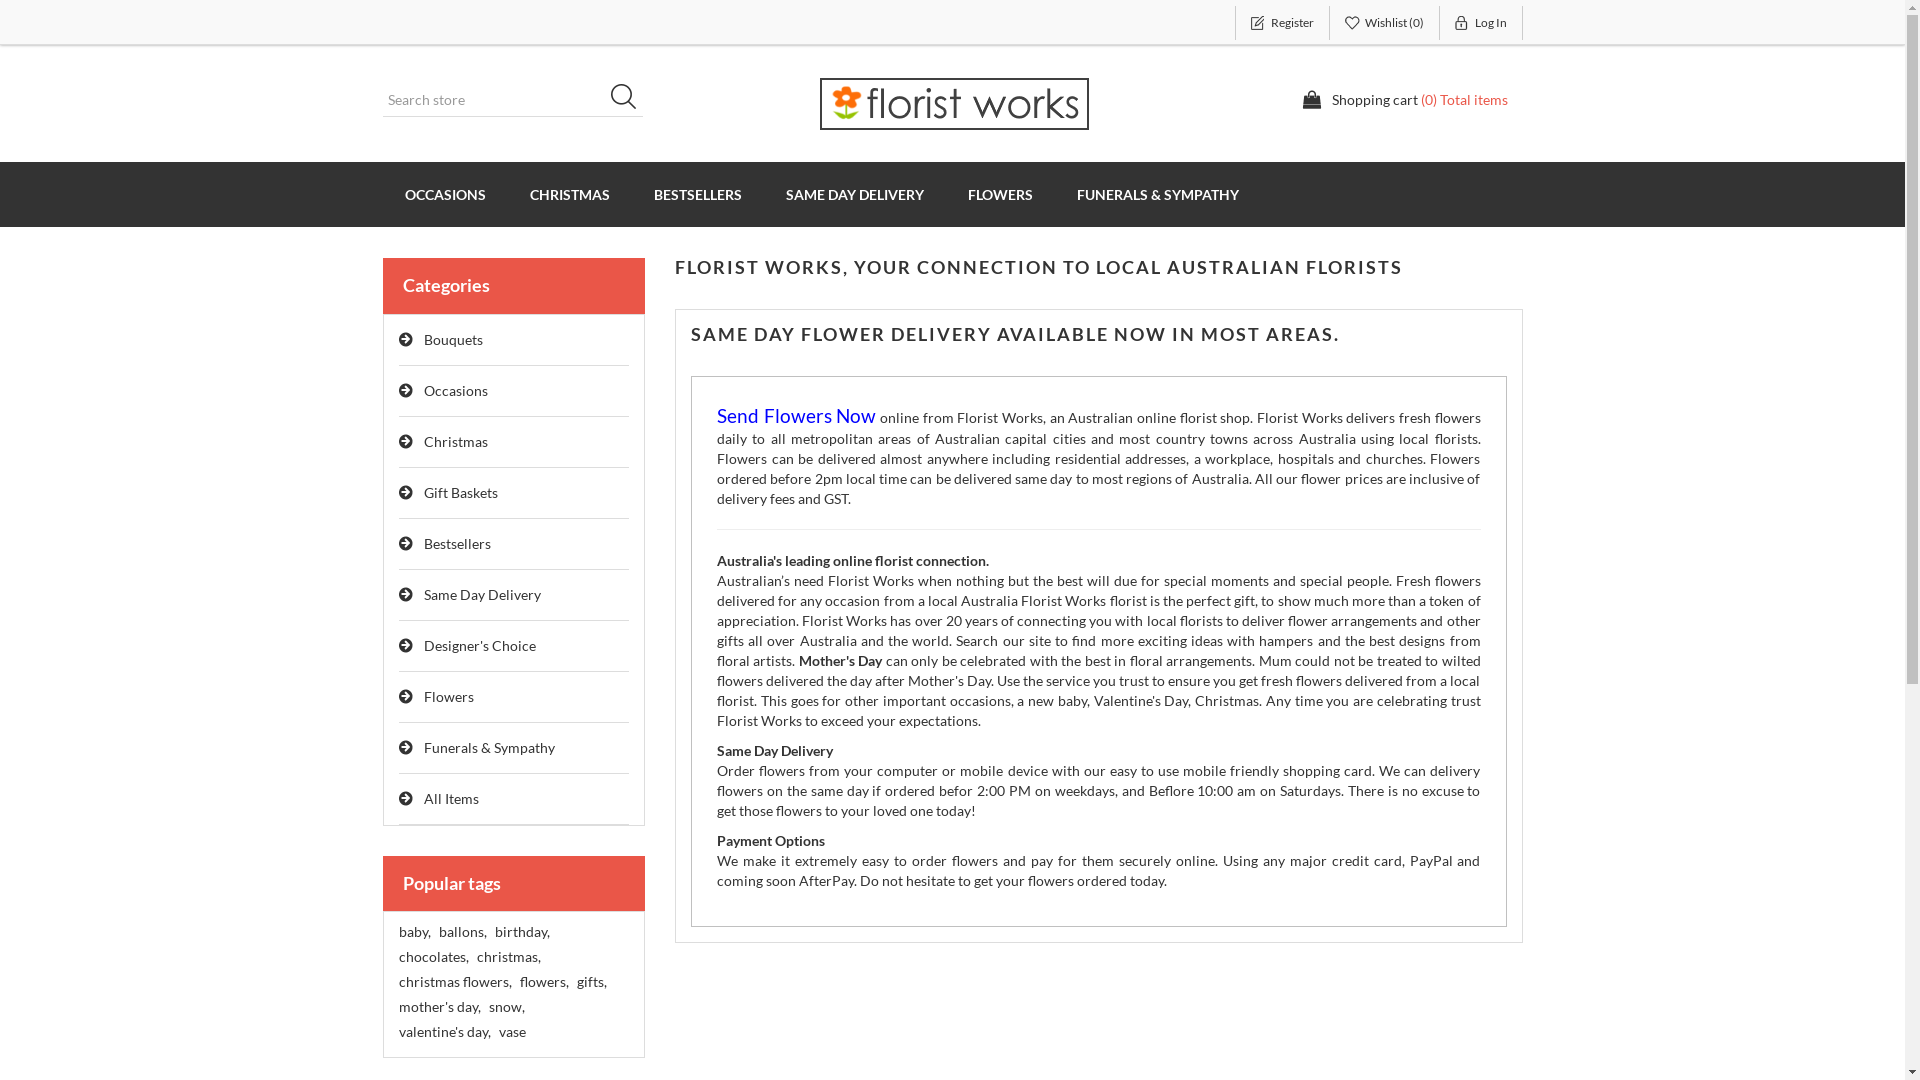  I want to click on 'christmas flowers,', so click(398, 981).